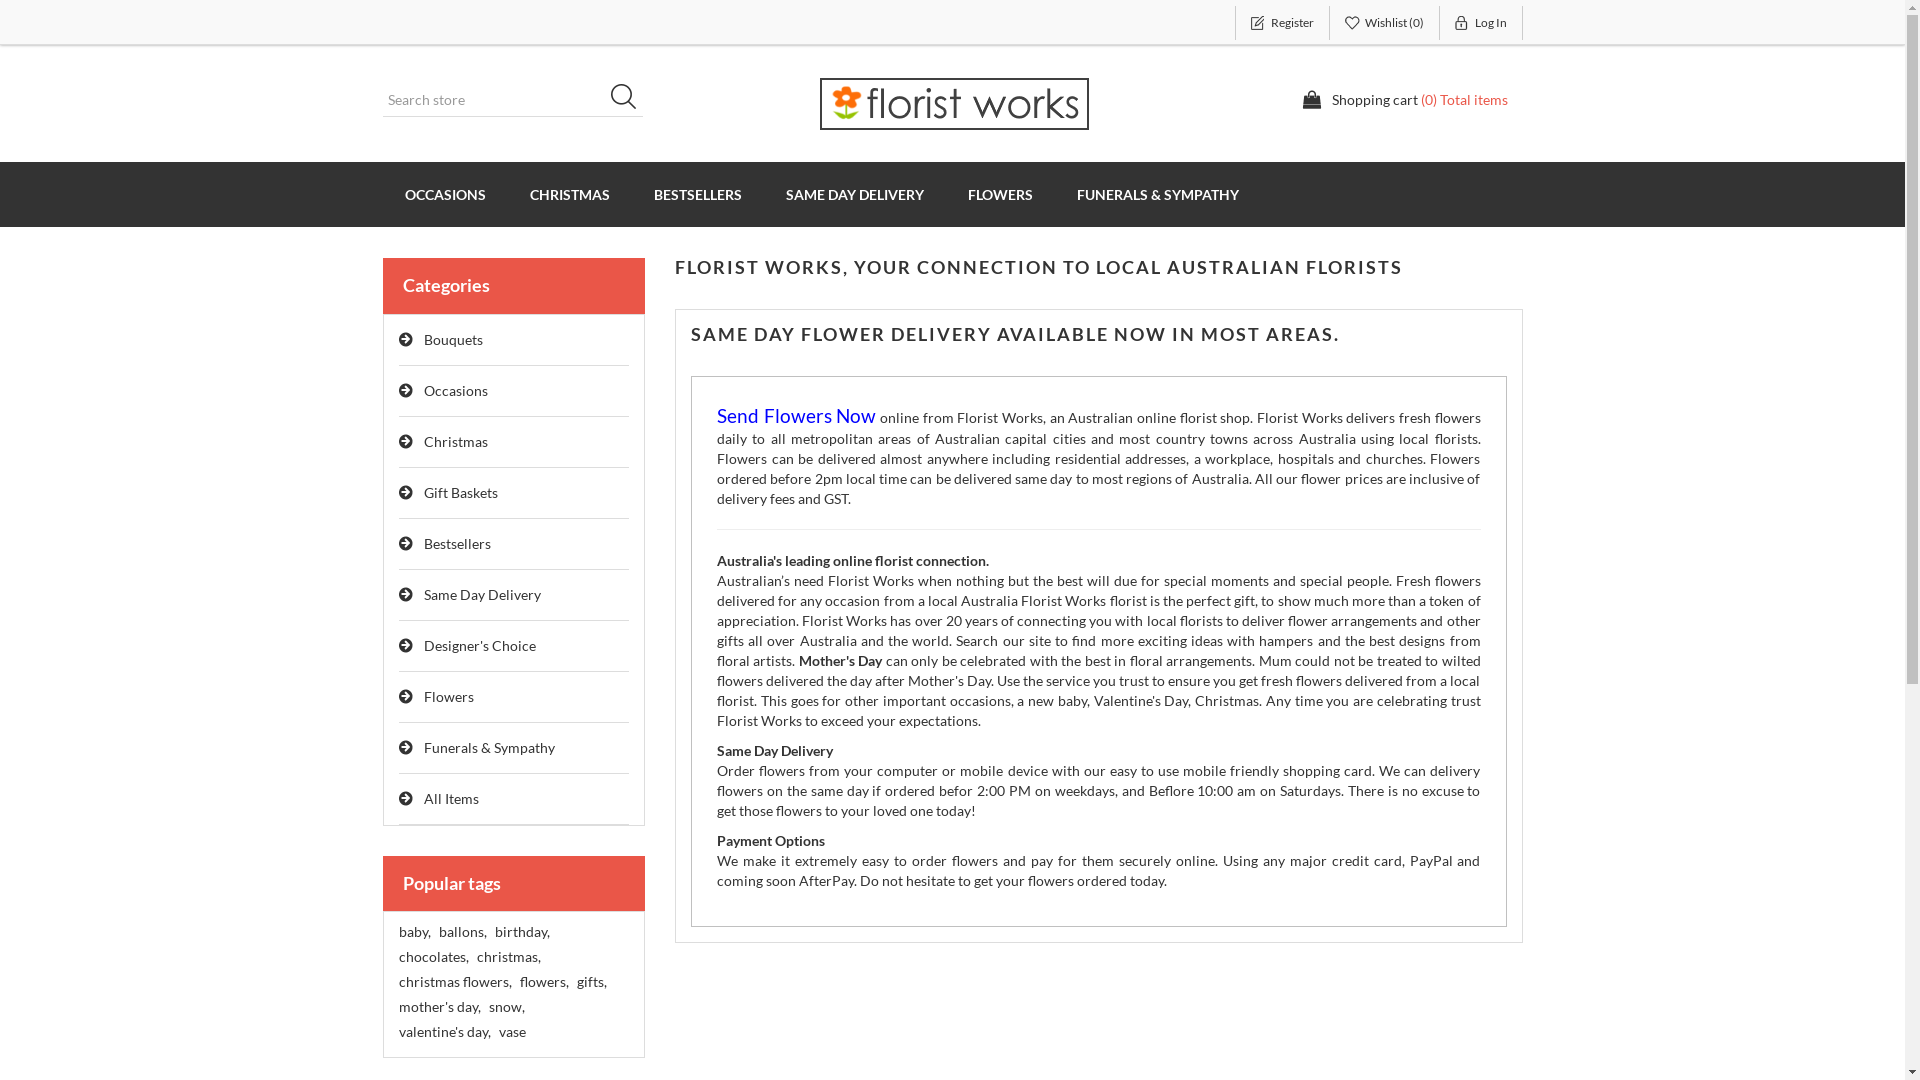  I want to click on 'christmas flowers,', so click(398, 981).